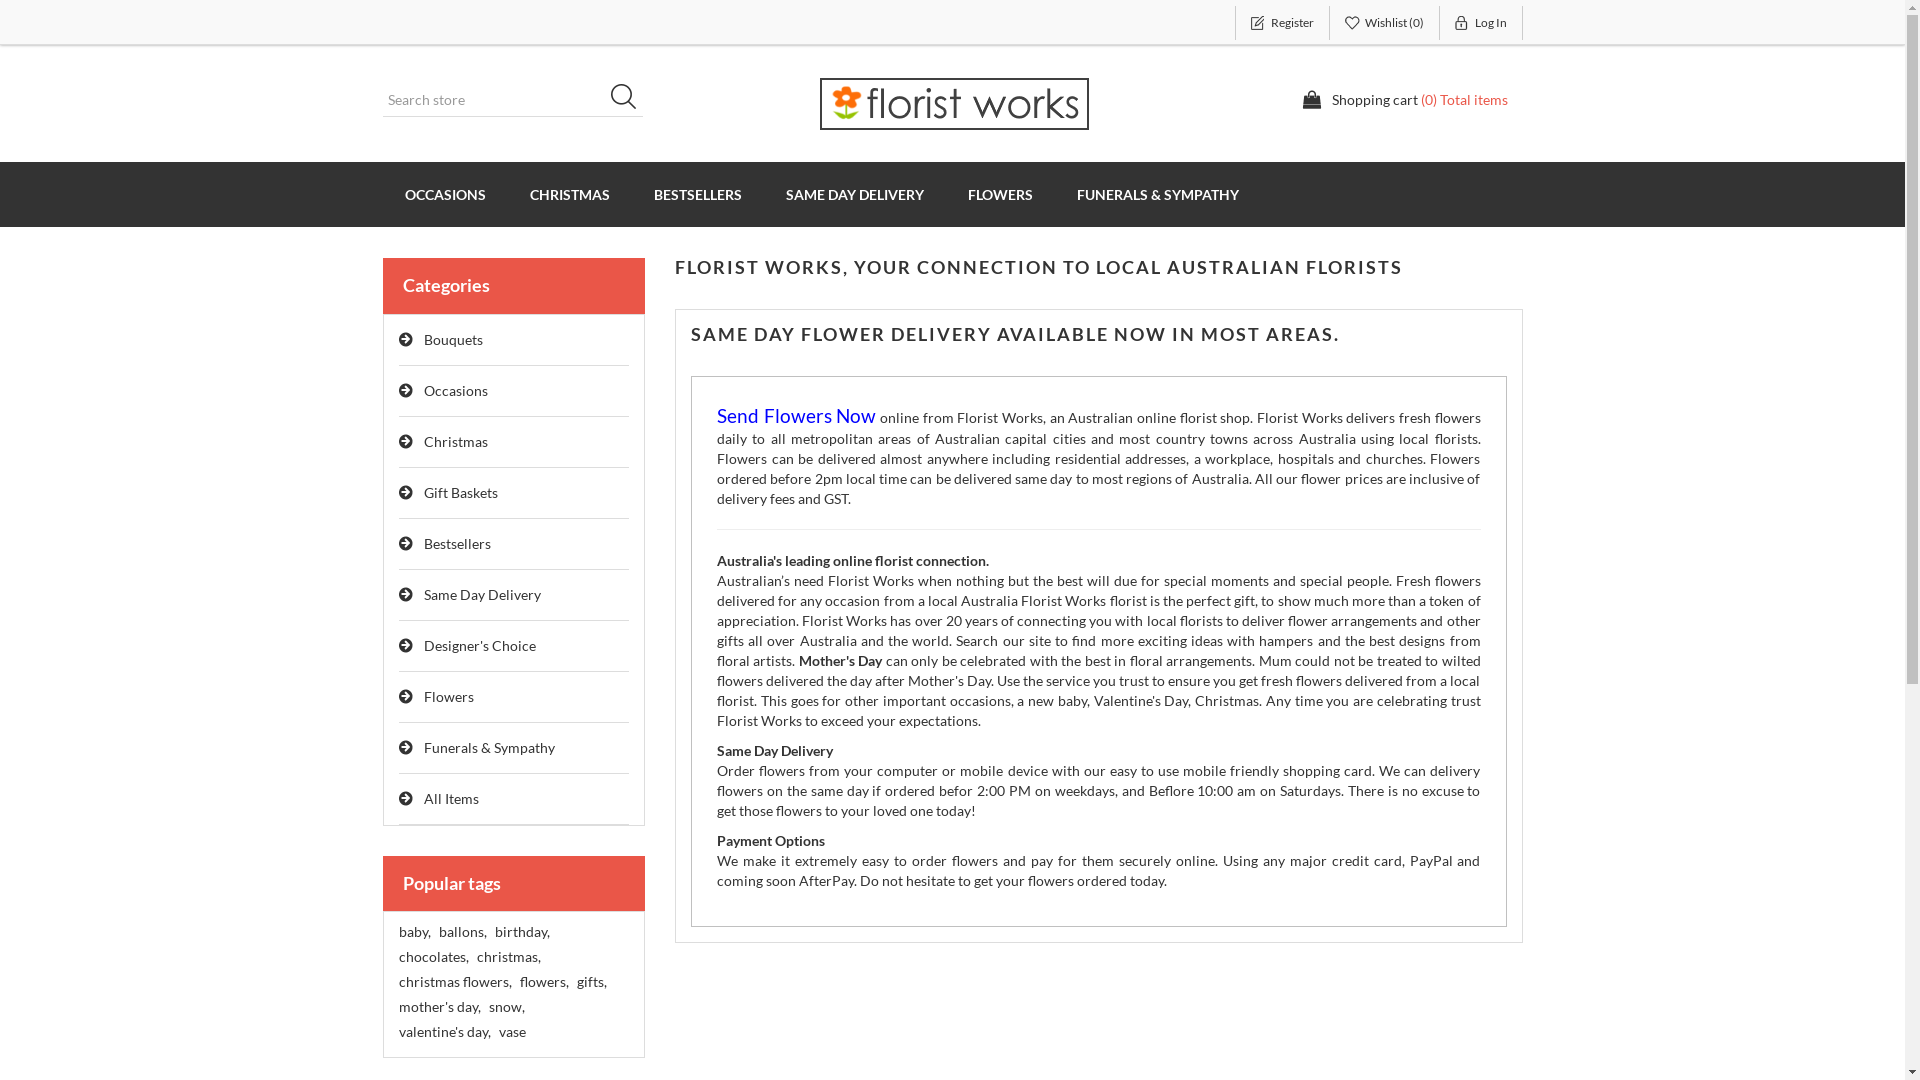  I want to click on 'christmas flowers,', so click(398, 981).